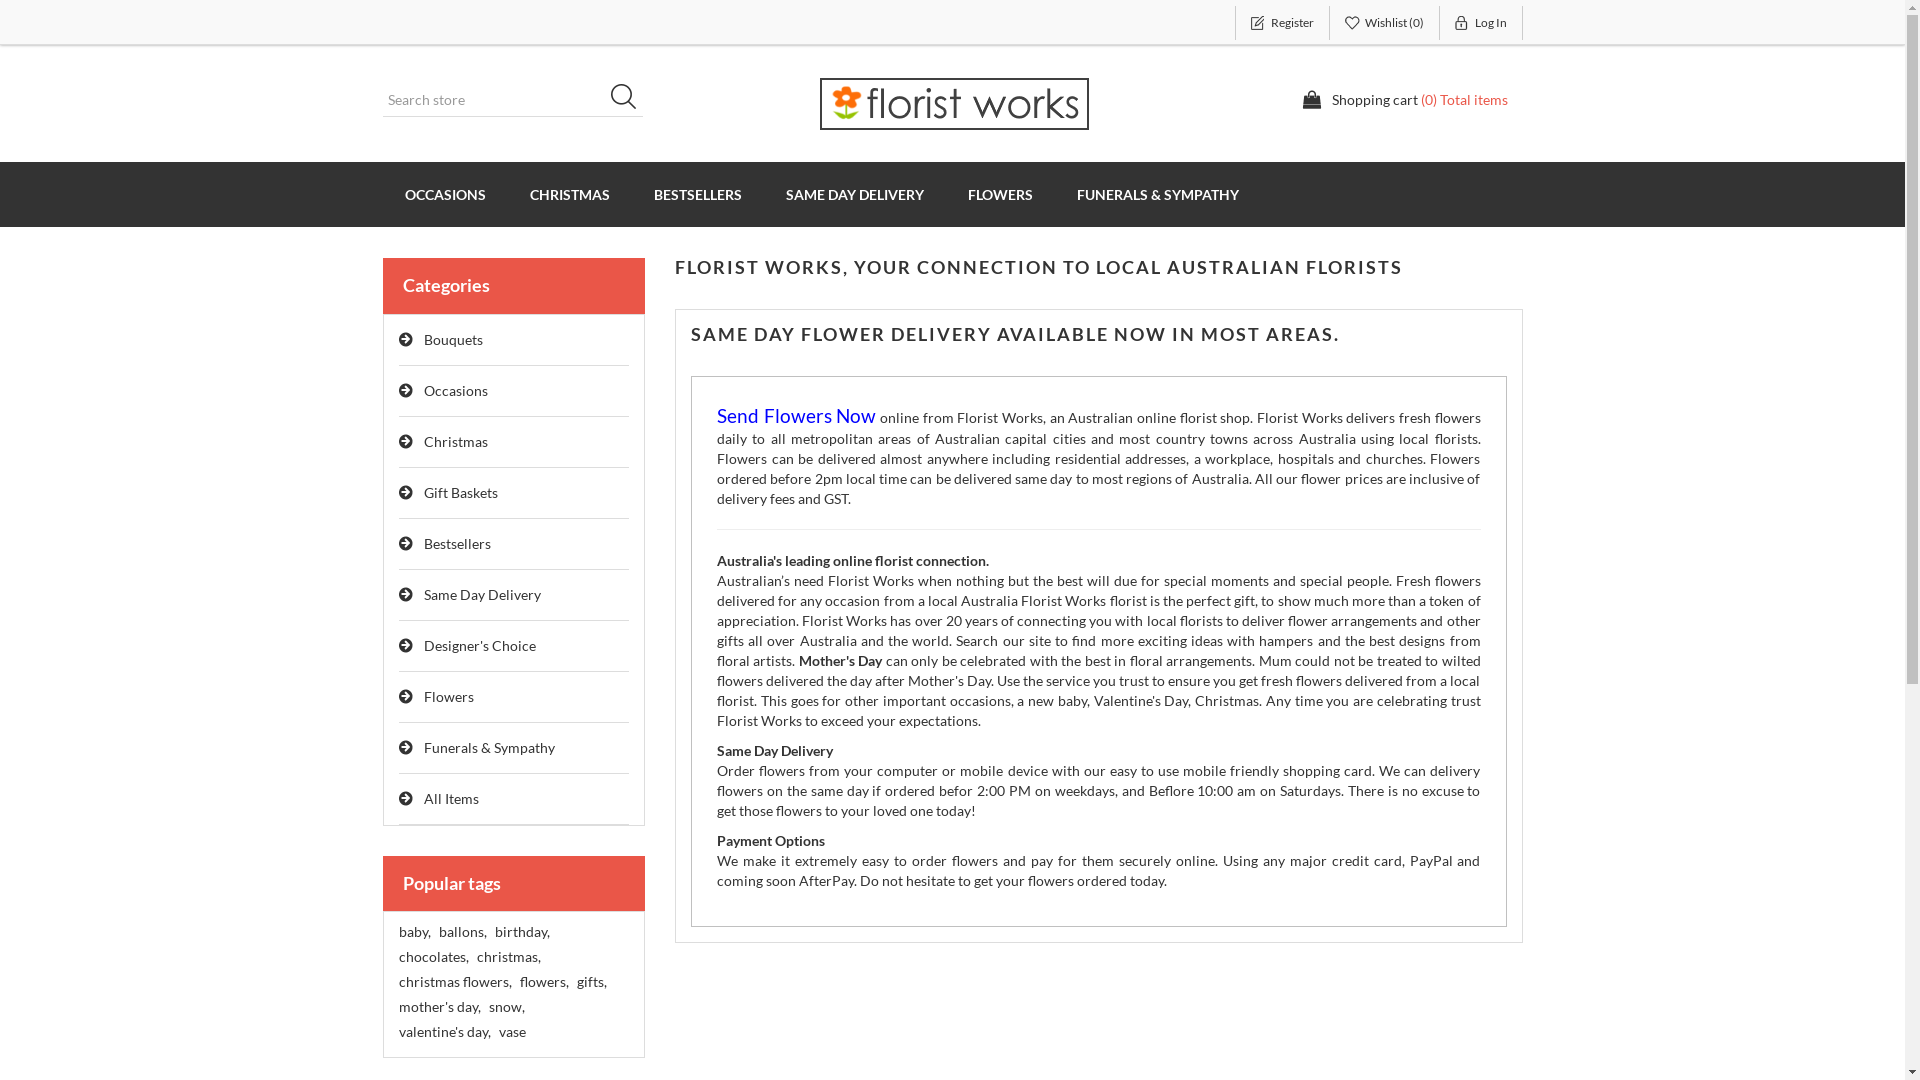  I want to click on 'christmas flowers,', so click(398, 981).